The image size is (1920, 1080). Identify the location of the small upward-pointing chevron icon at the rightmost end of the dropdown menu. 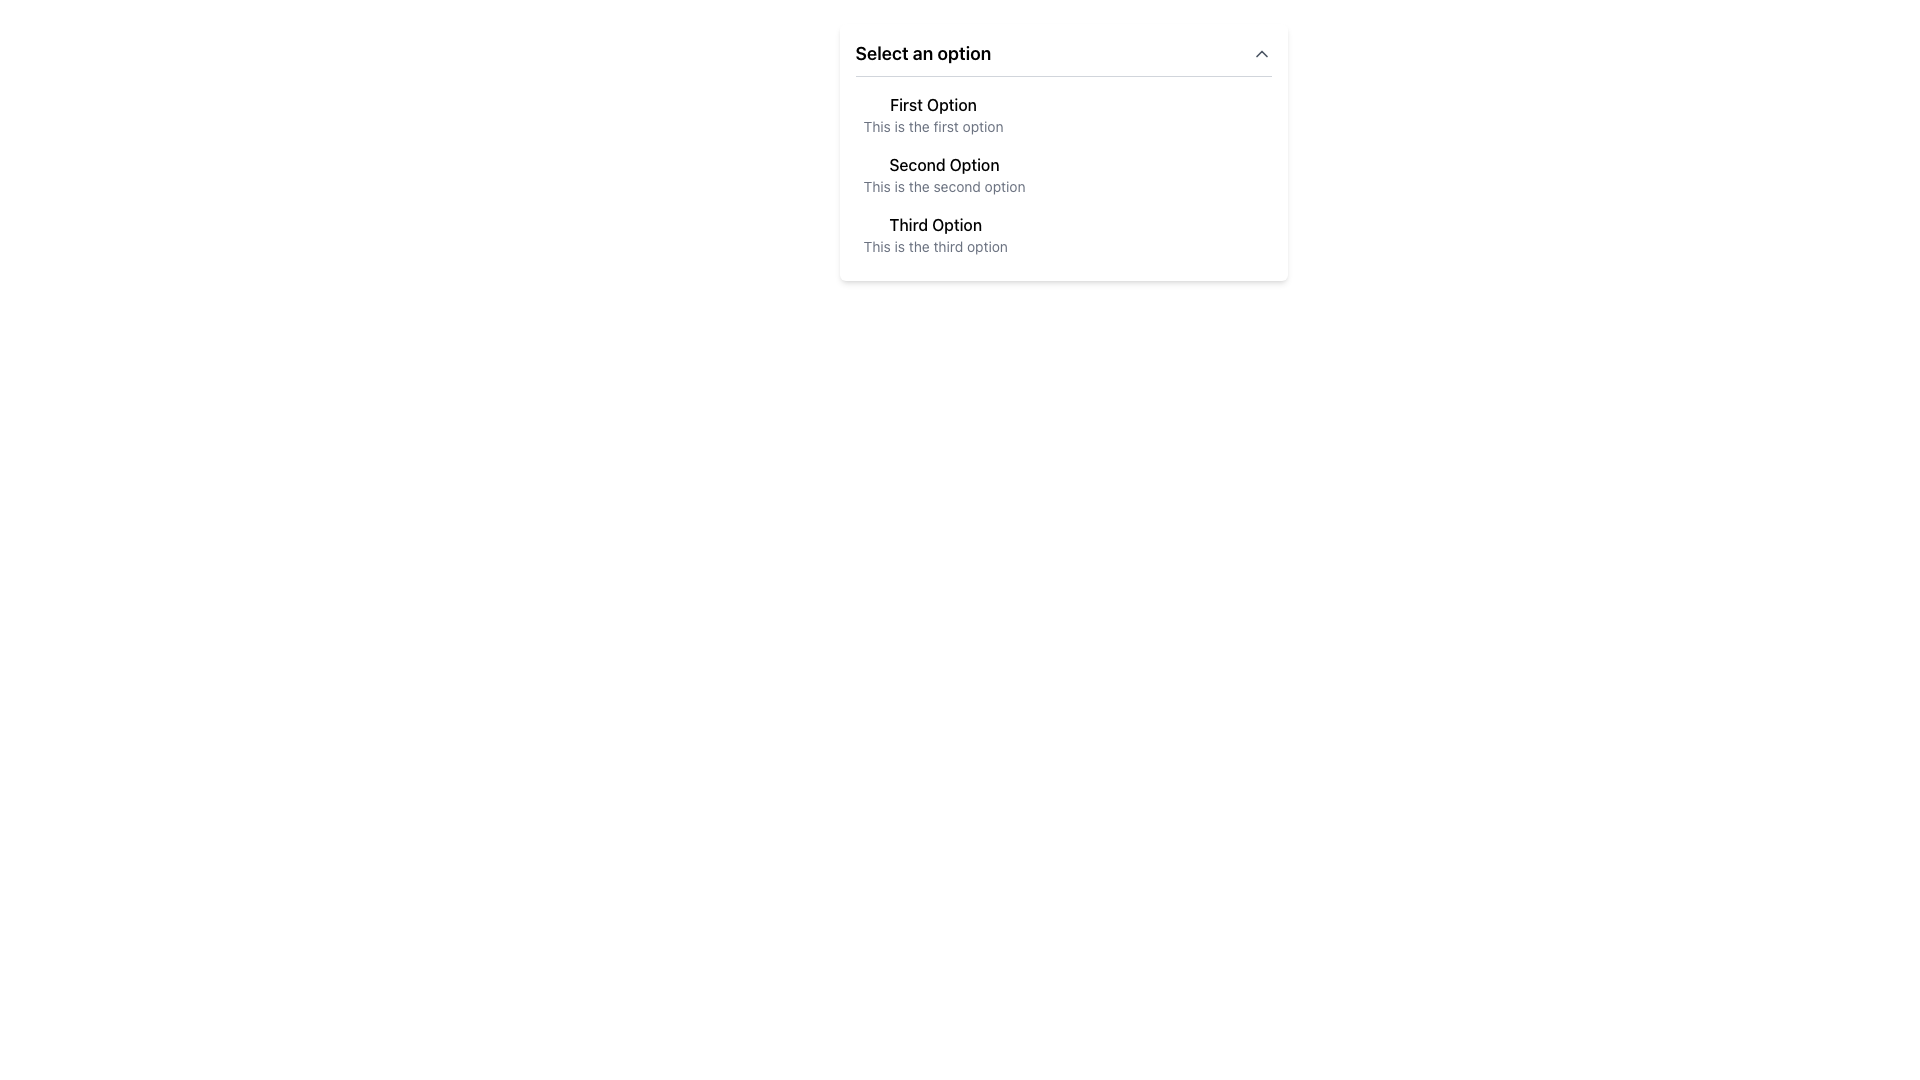
(1260, 53).